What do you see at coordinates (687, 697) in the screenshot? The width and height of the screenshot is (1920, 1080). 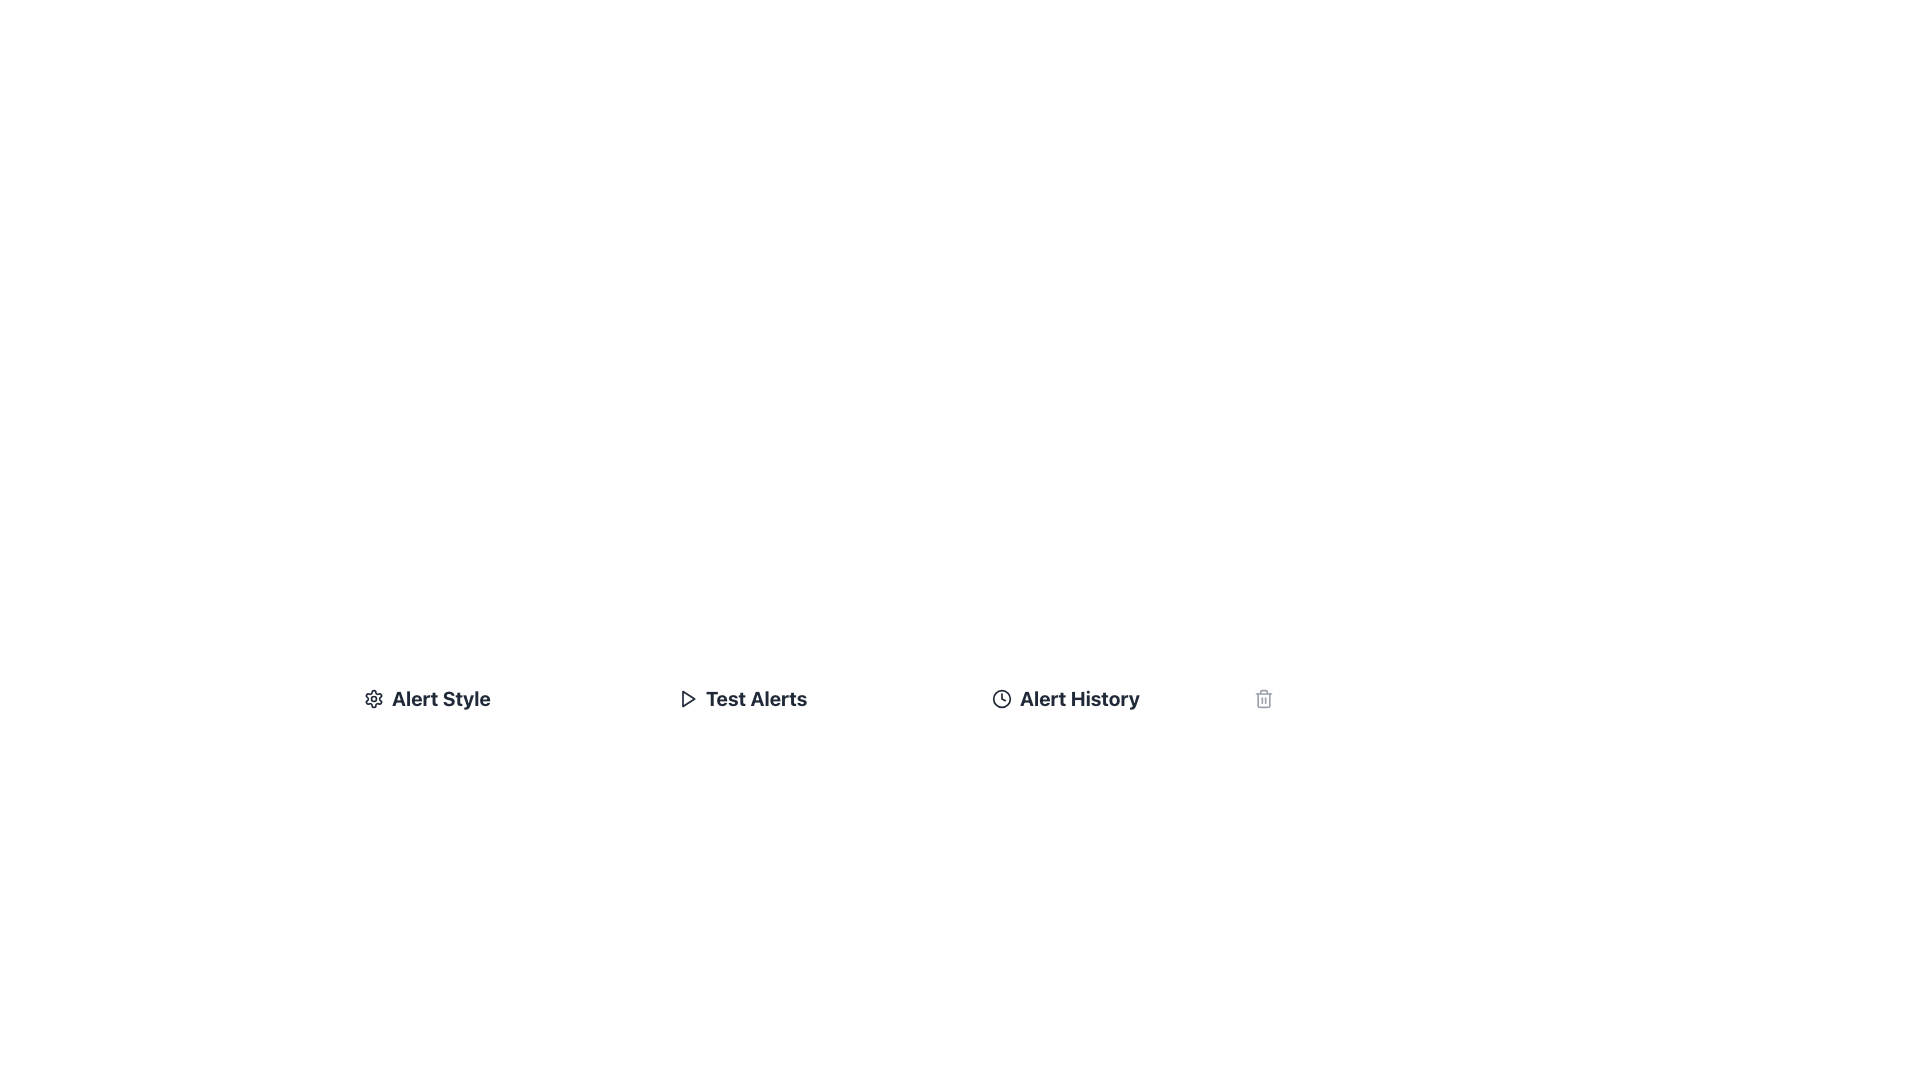 I see `the design of the triangular play icon, which is positioned to the left of the text 'Test Alerts'` at bounding box center [687, 697].